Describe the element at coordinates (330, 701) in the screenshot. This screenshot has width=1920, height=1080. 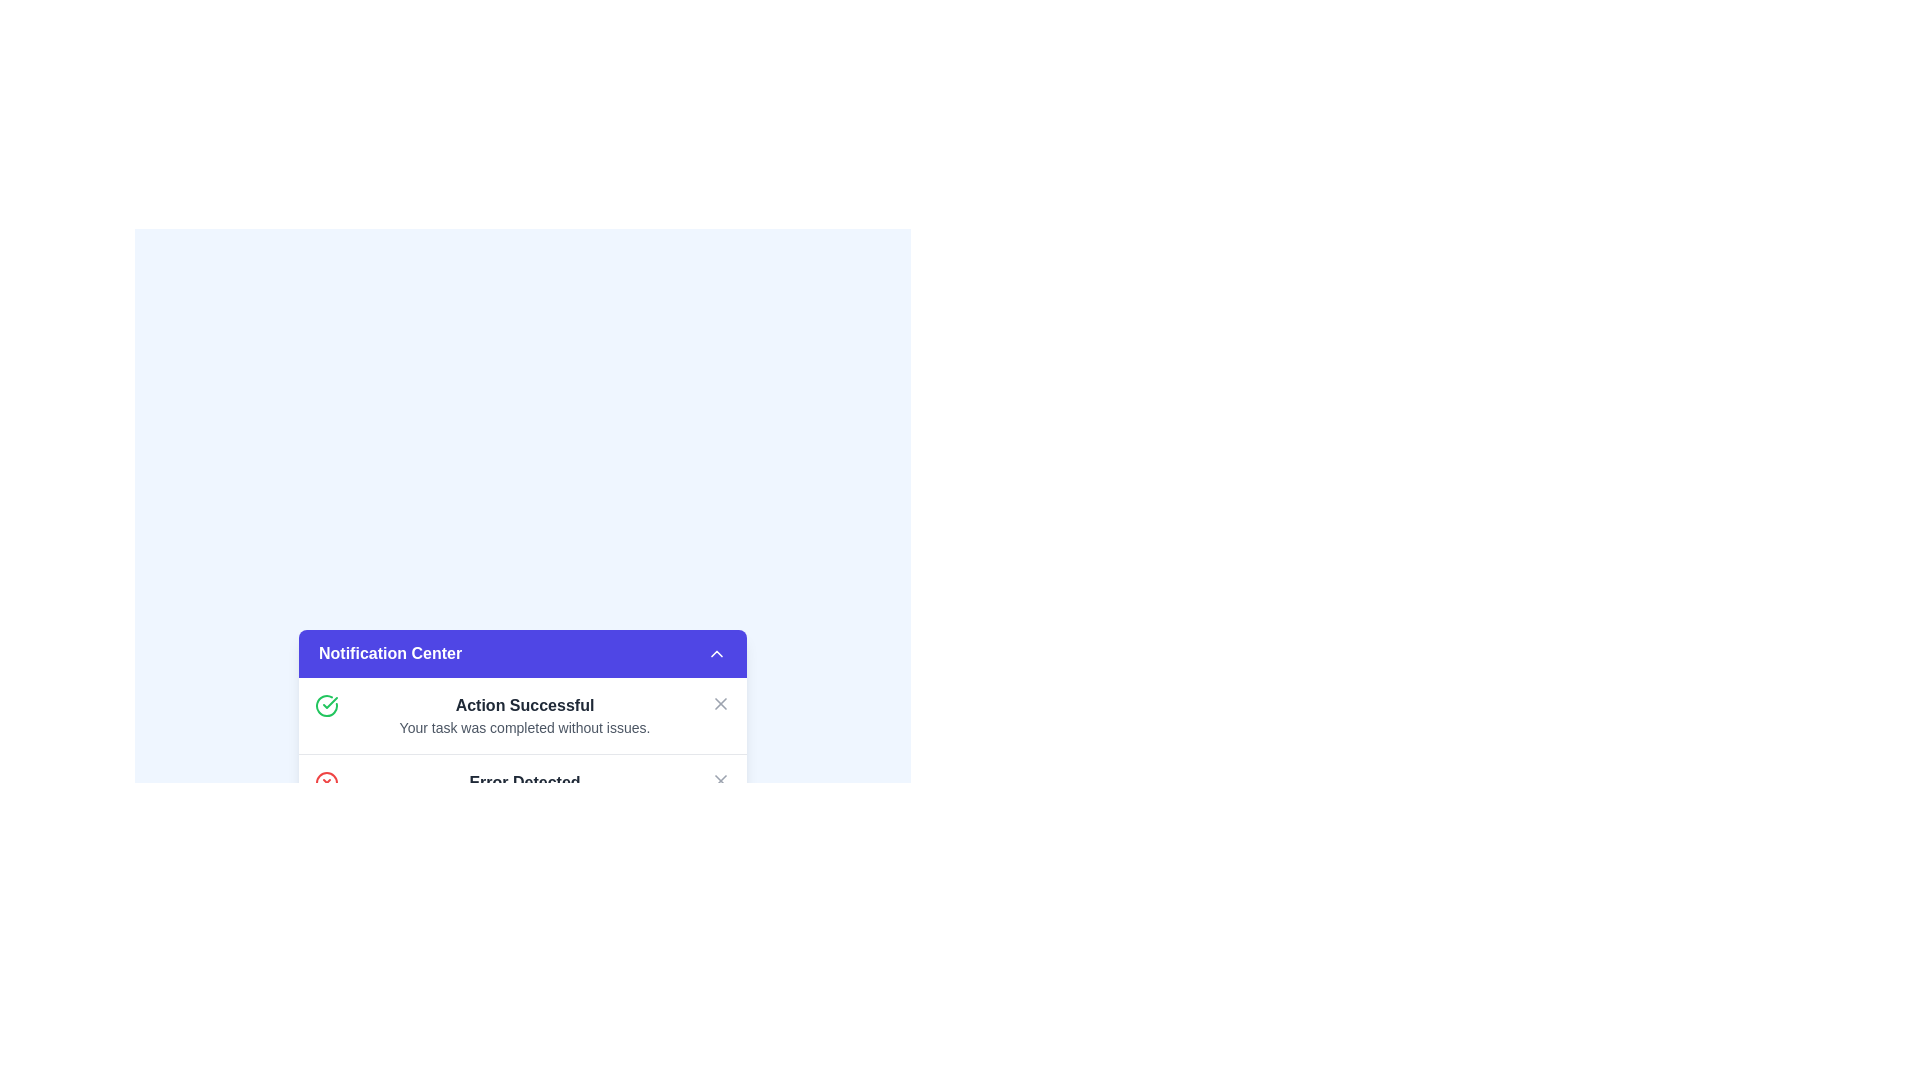
I see `the checkmark icon that signifies successful completion of a task, located to the left of the 'Action Successful' text in the notification center` at that location.